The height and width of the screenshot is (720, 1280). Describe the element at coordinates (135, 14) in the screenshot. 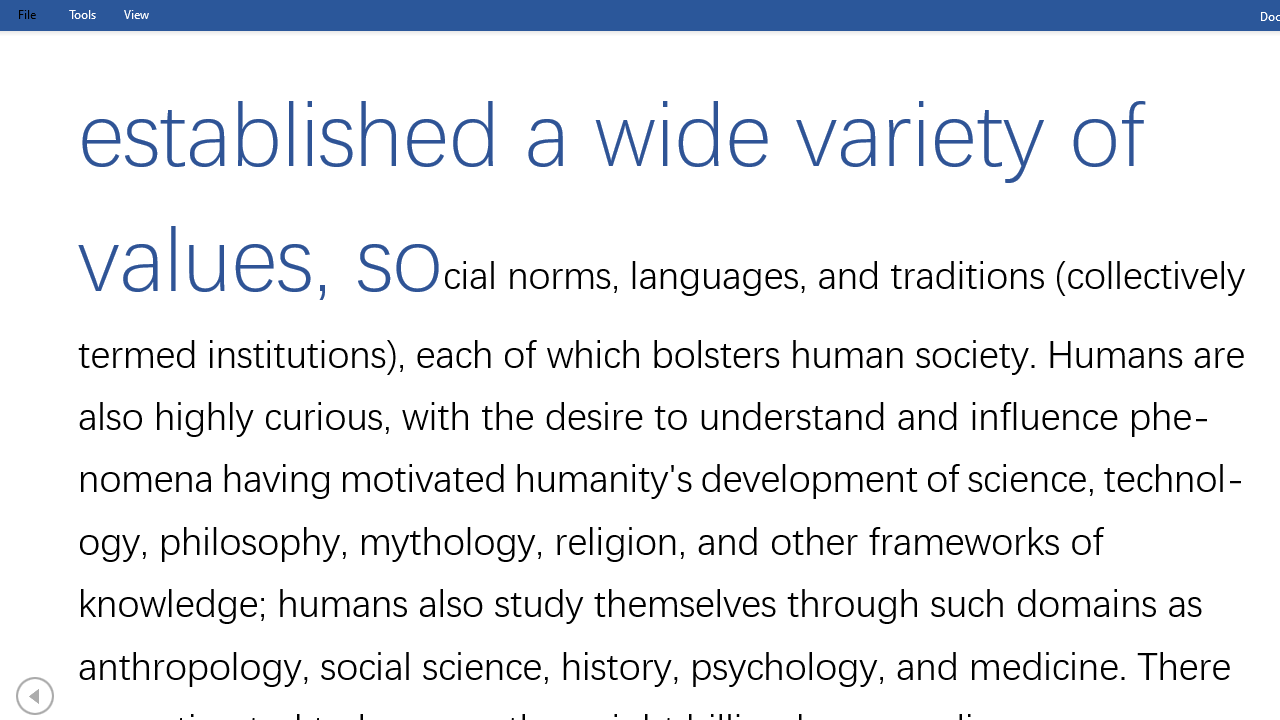

I see `'View'` at that location.